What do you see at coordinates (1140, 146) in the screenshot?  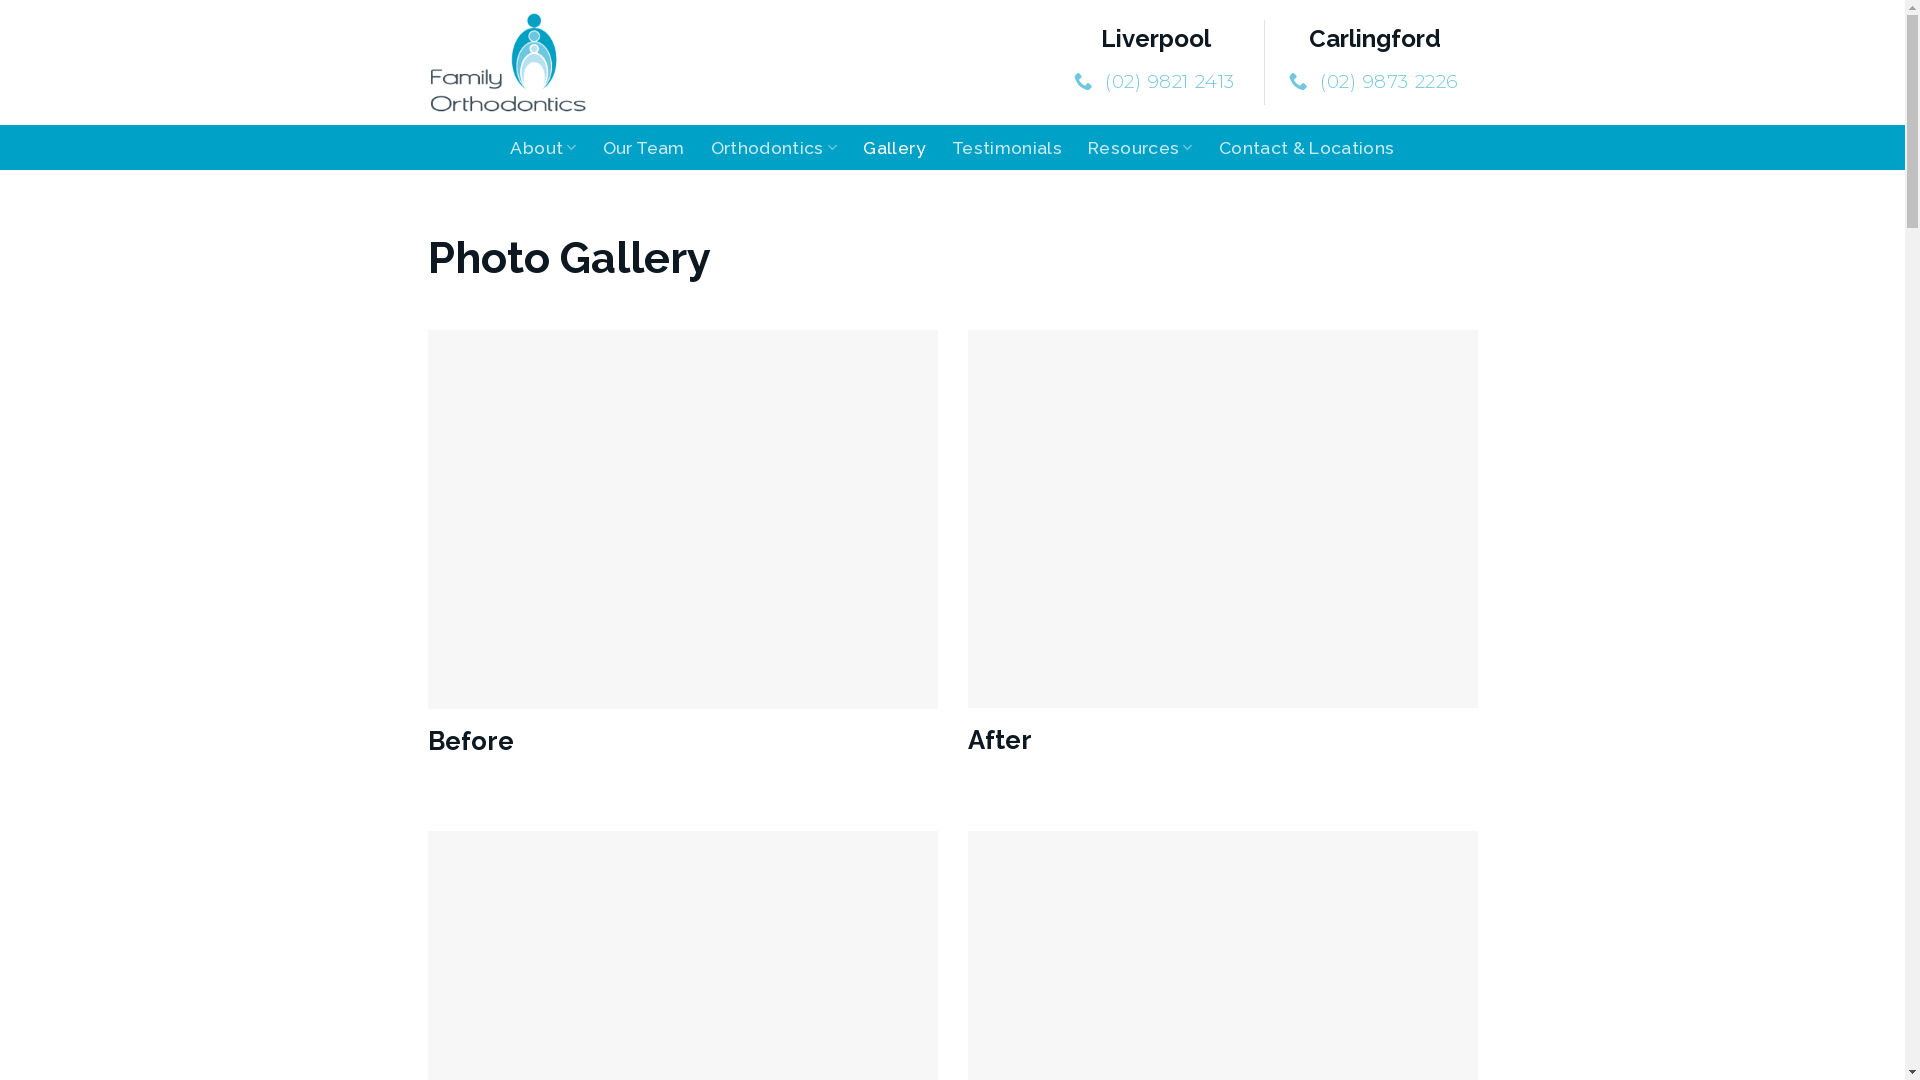 I see `'Resources'` at bounding box center [1140, 146].